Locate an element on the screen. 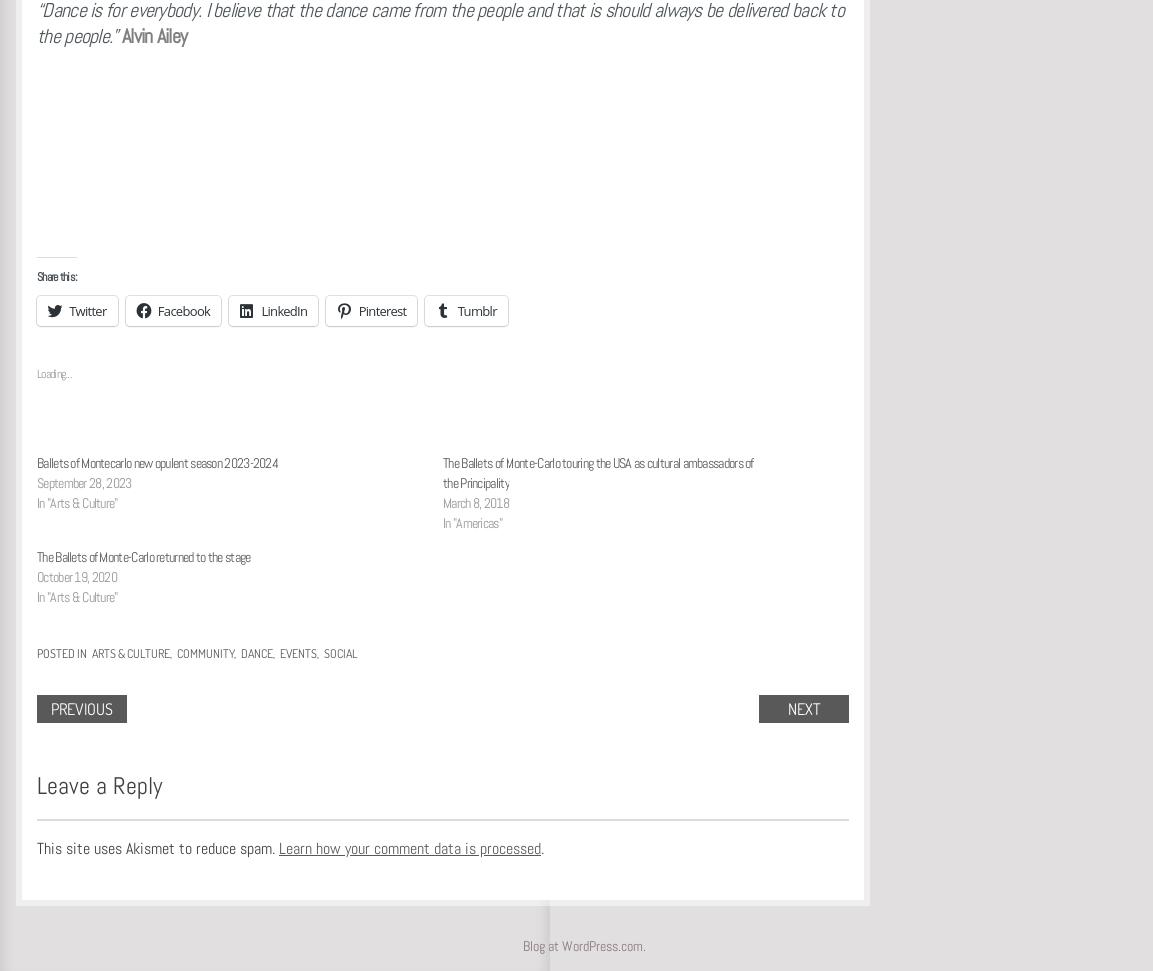 Image resolution: width=1153 pixels, height=971 pixels. 'Facebook' is located at coordinates (183, 310).